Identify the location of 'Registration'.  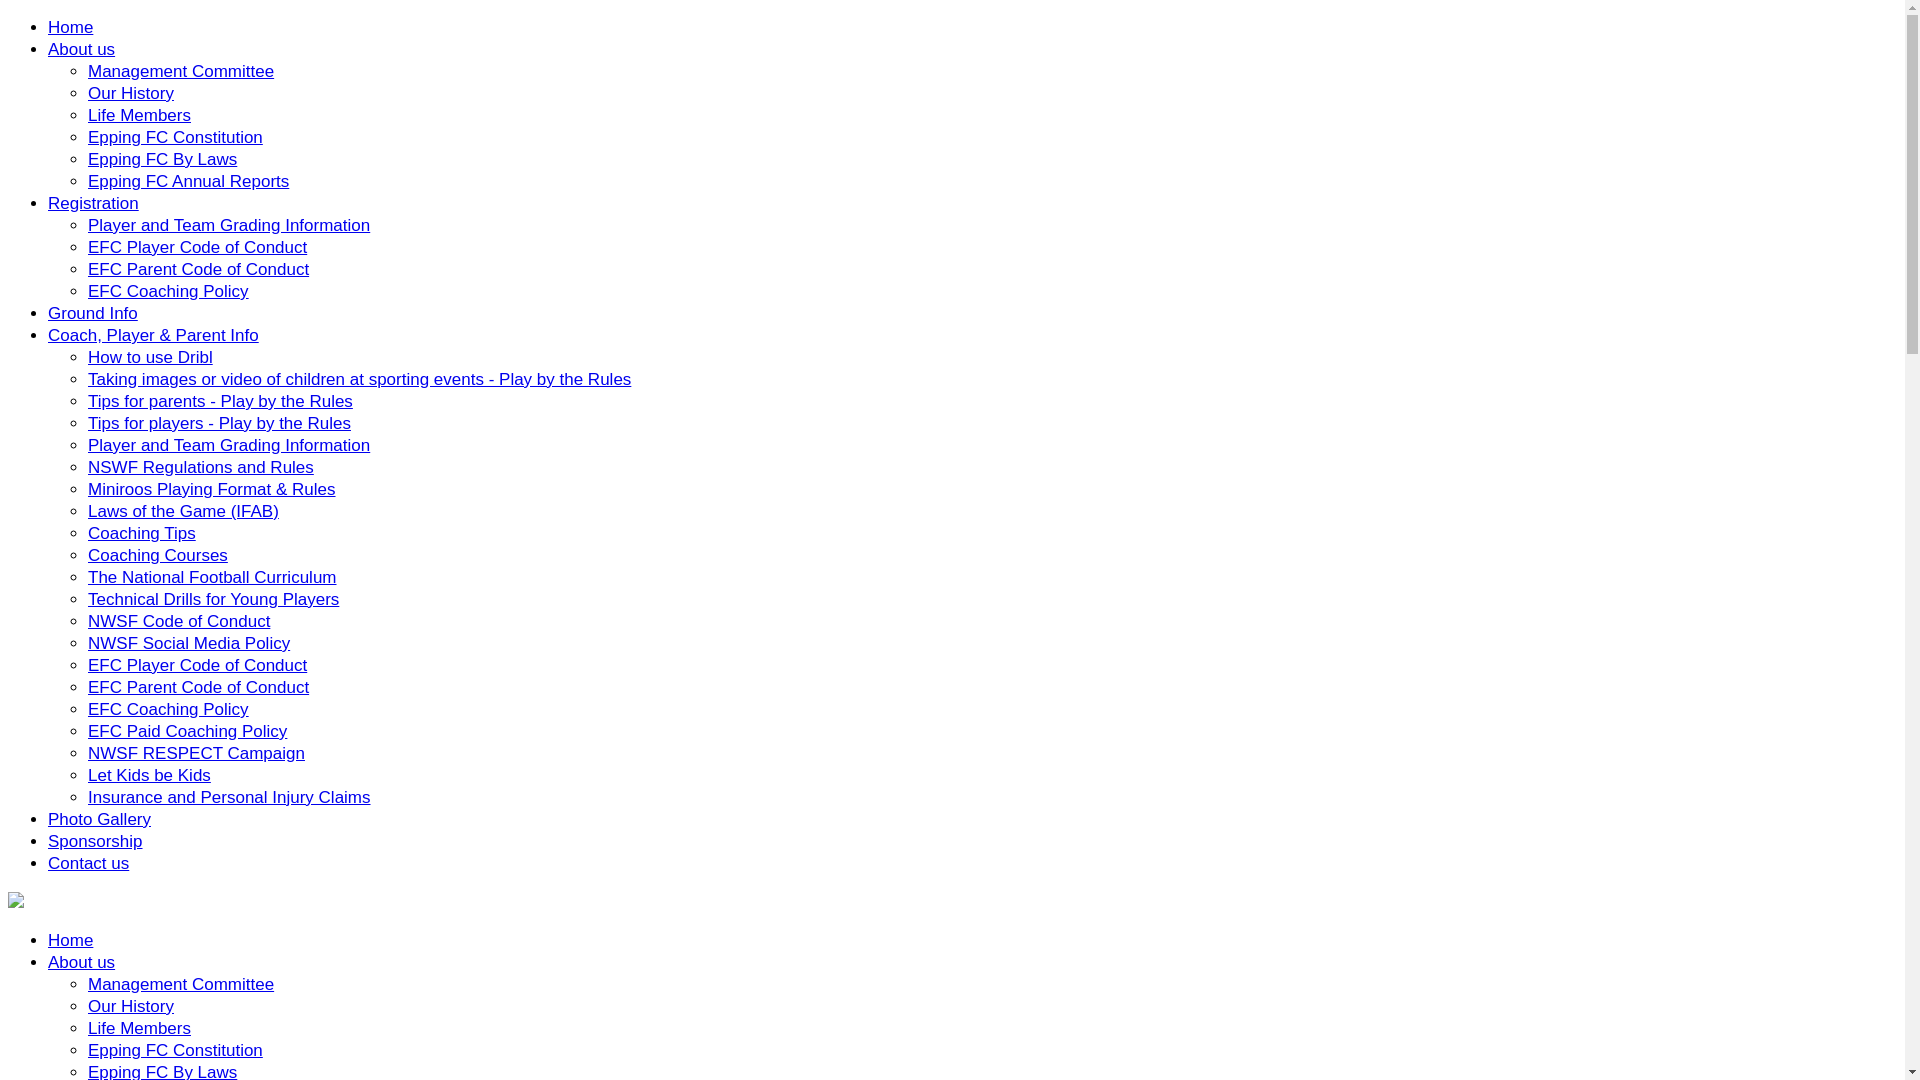
(92, 203).